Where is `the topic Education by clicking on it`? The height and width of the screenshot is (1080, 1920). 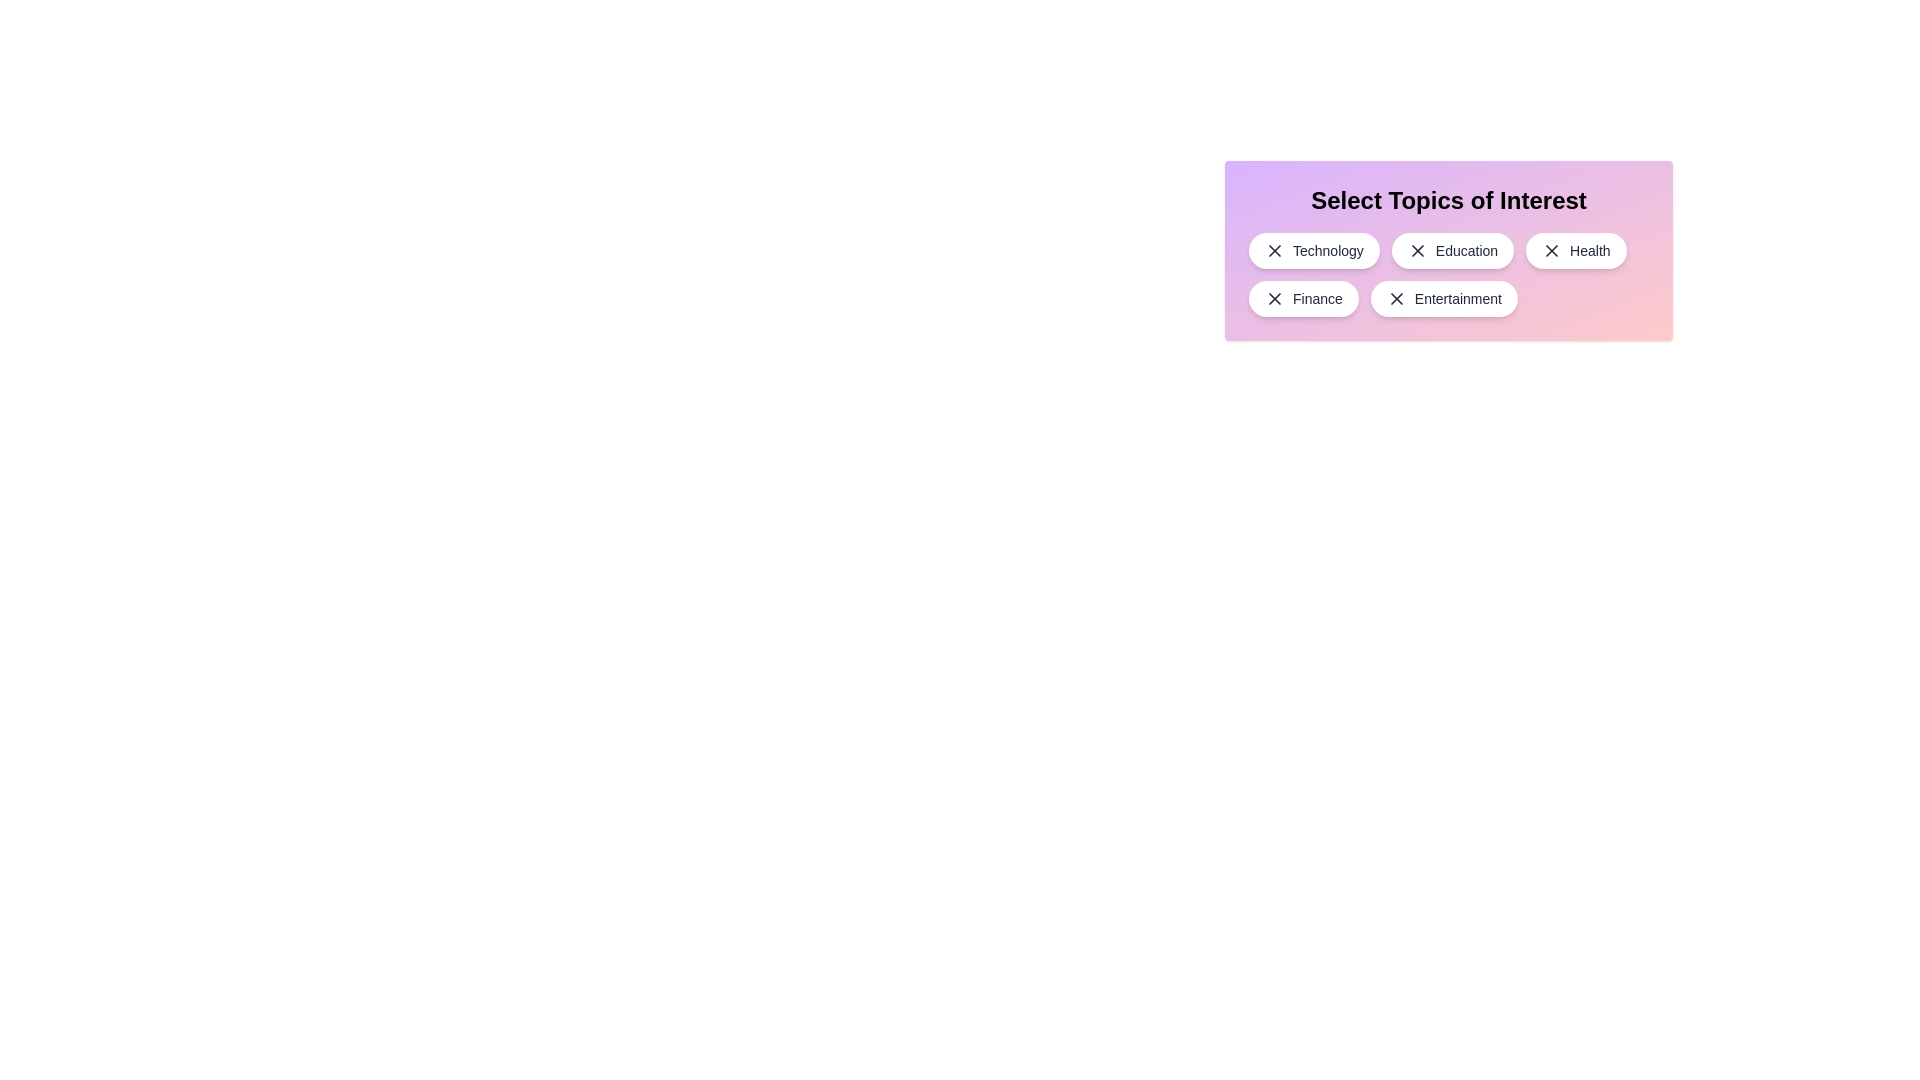 the topic Education by clicking on it is located at coordinates (1453, 249).